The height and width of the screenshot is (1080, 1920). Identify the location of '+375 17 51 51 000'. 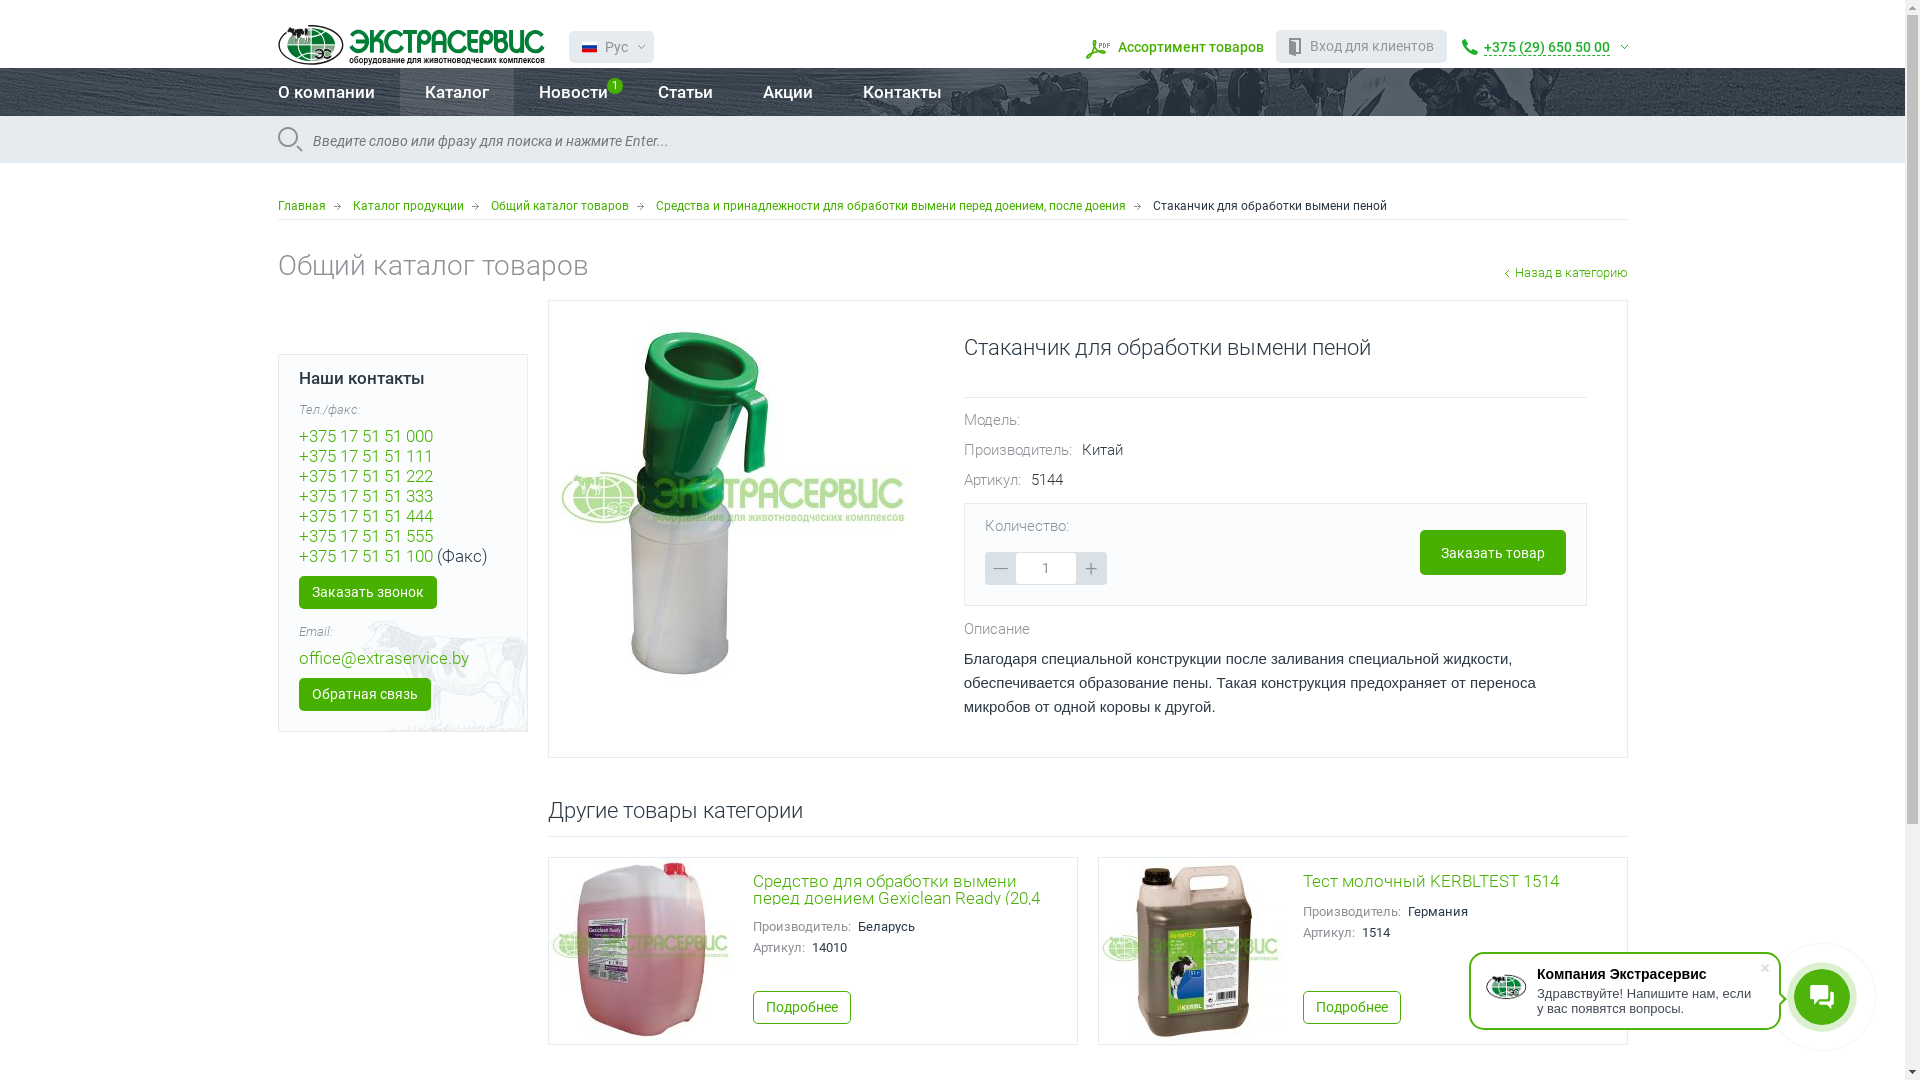
(364, 434).